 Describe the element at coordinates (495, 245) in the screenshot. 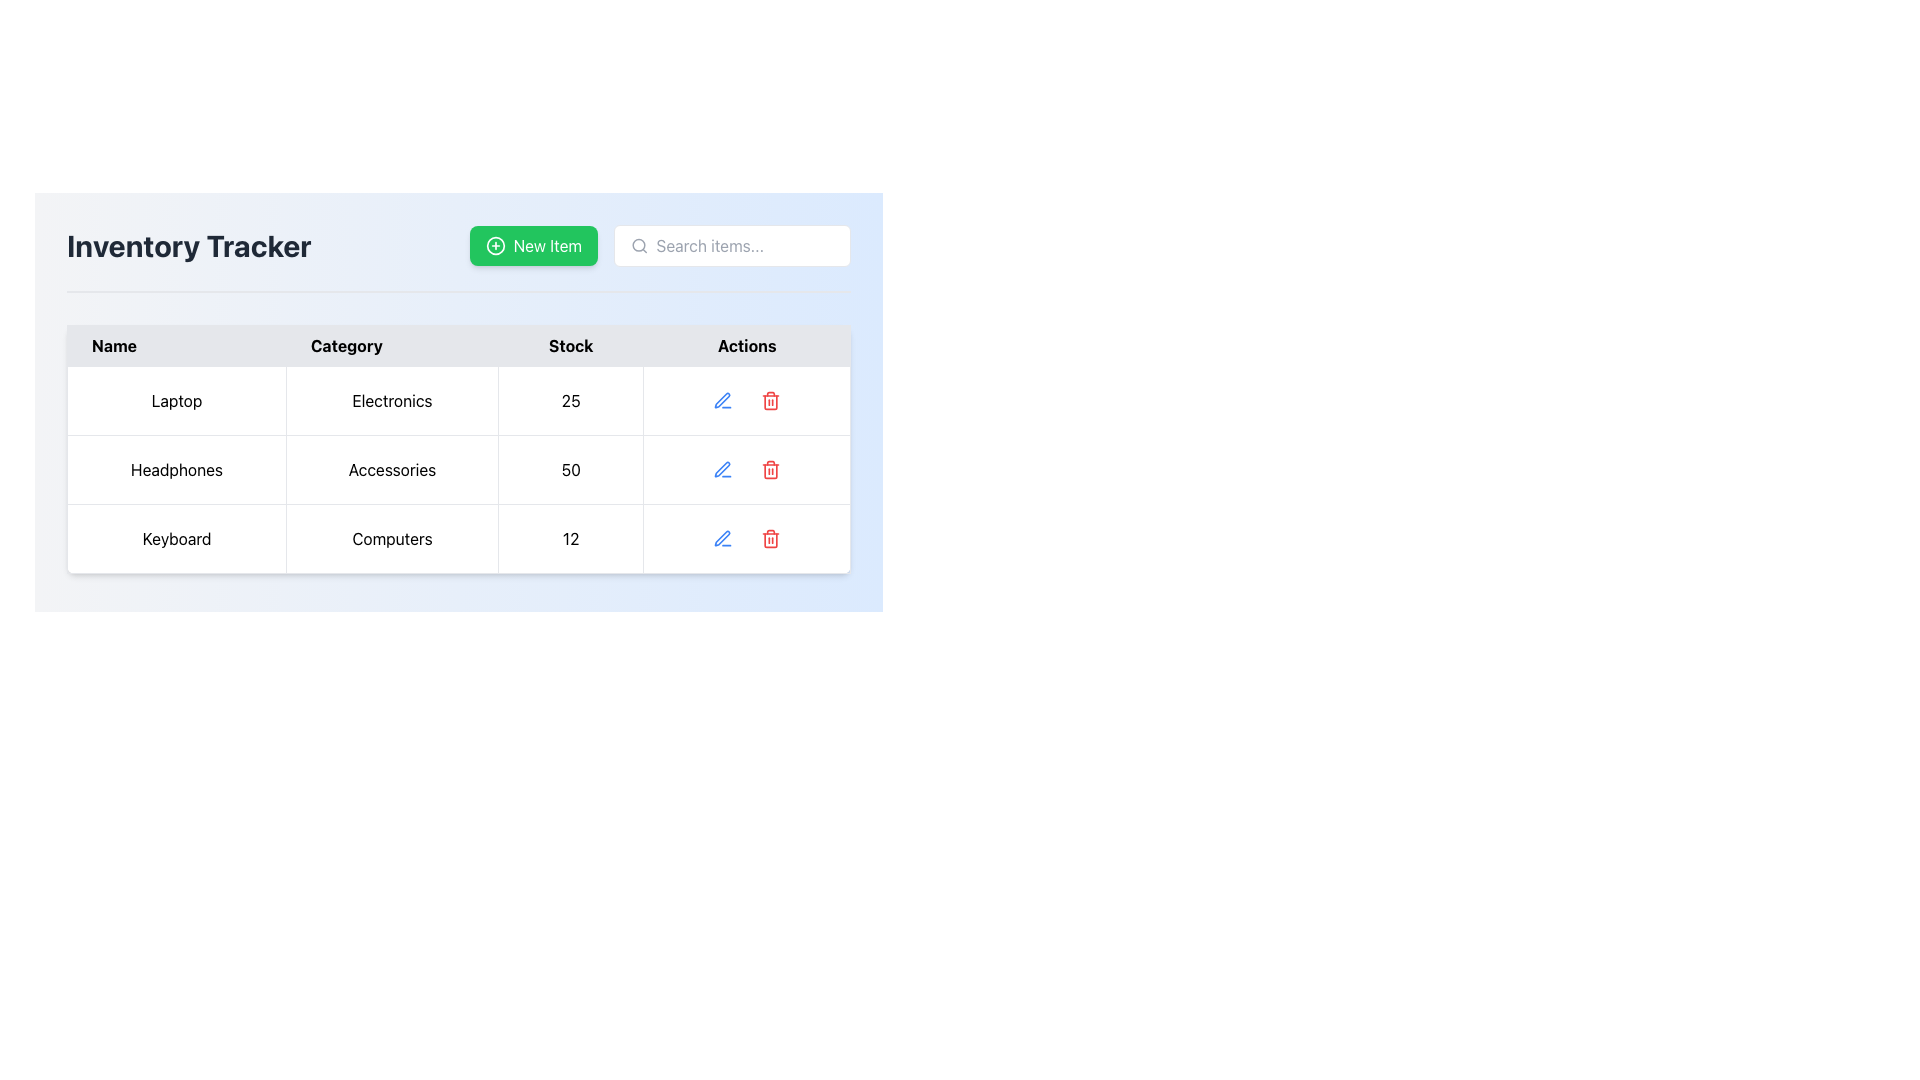

I see `the circular decorative shape of the 'add new item' icon located on the left side of the 'New Item' button on the top bar` at that location.